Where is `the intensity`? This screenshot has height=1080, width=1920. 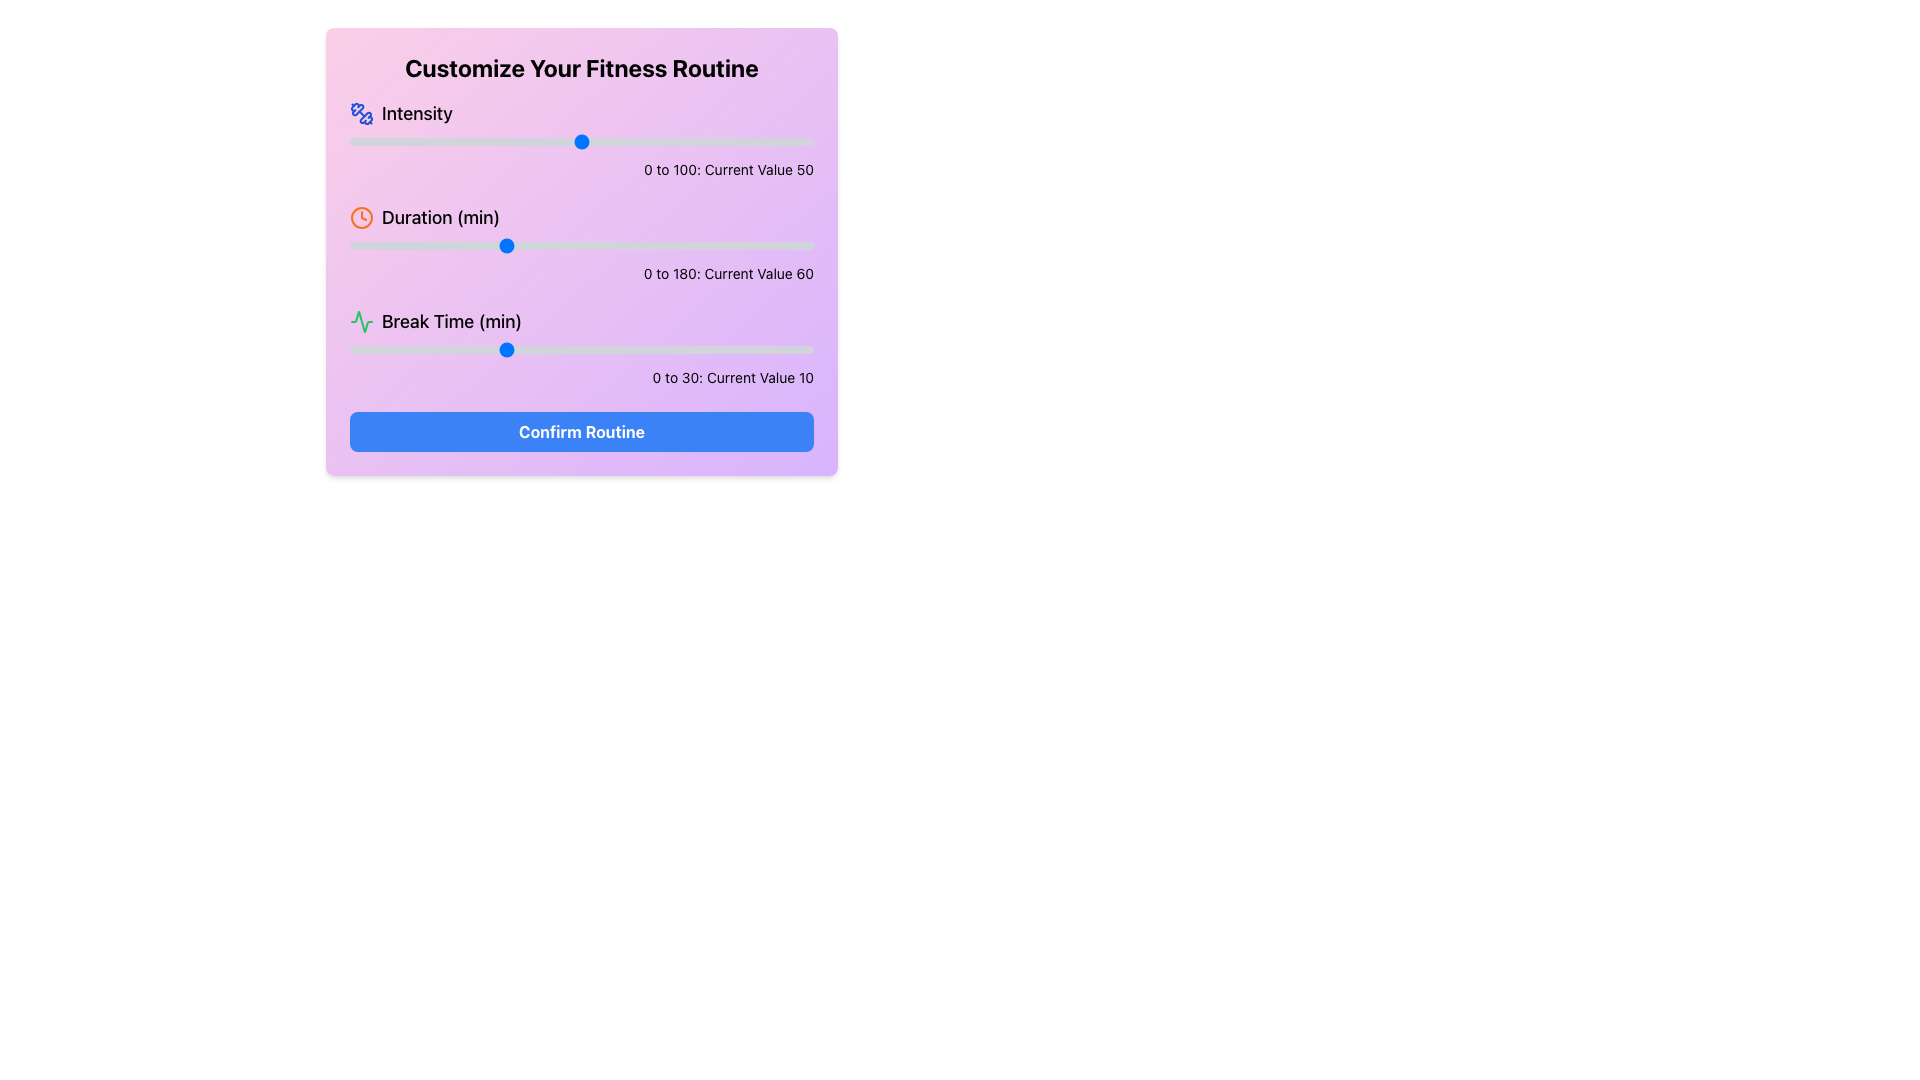 the intensity is located at coordinates (809, 141).